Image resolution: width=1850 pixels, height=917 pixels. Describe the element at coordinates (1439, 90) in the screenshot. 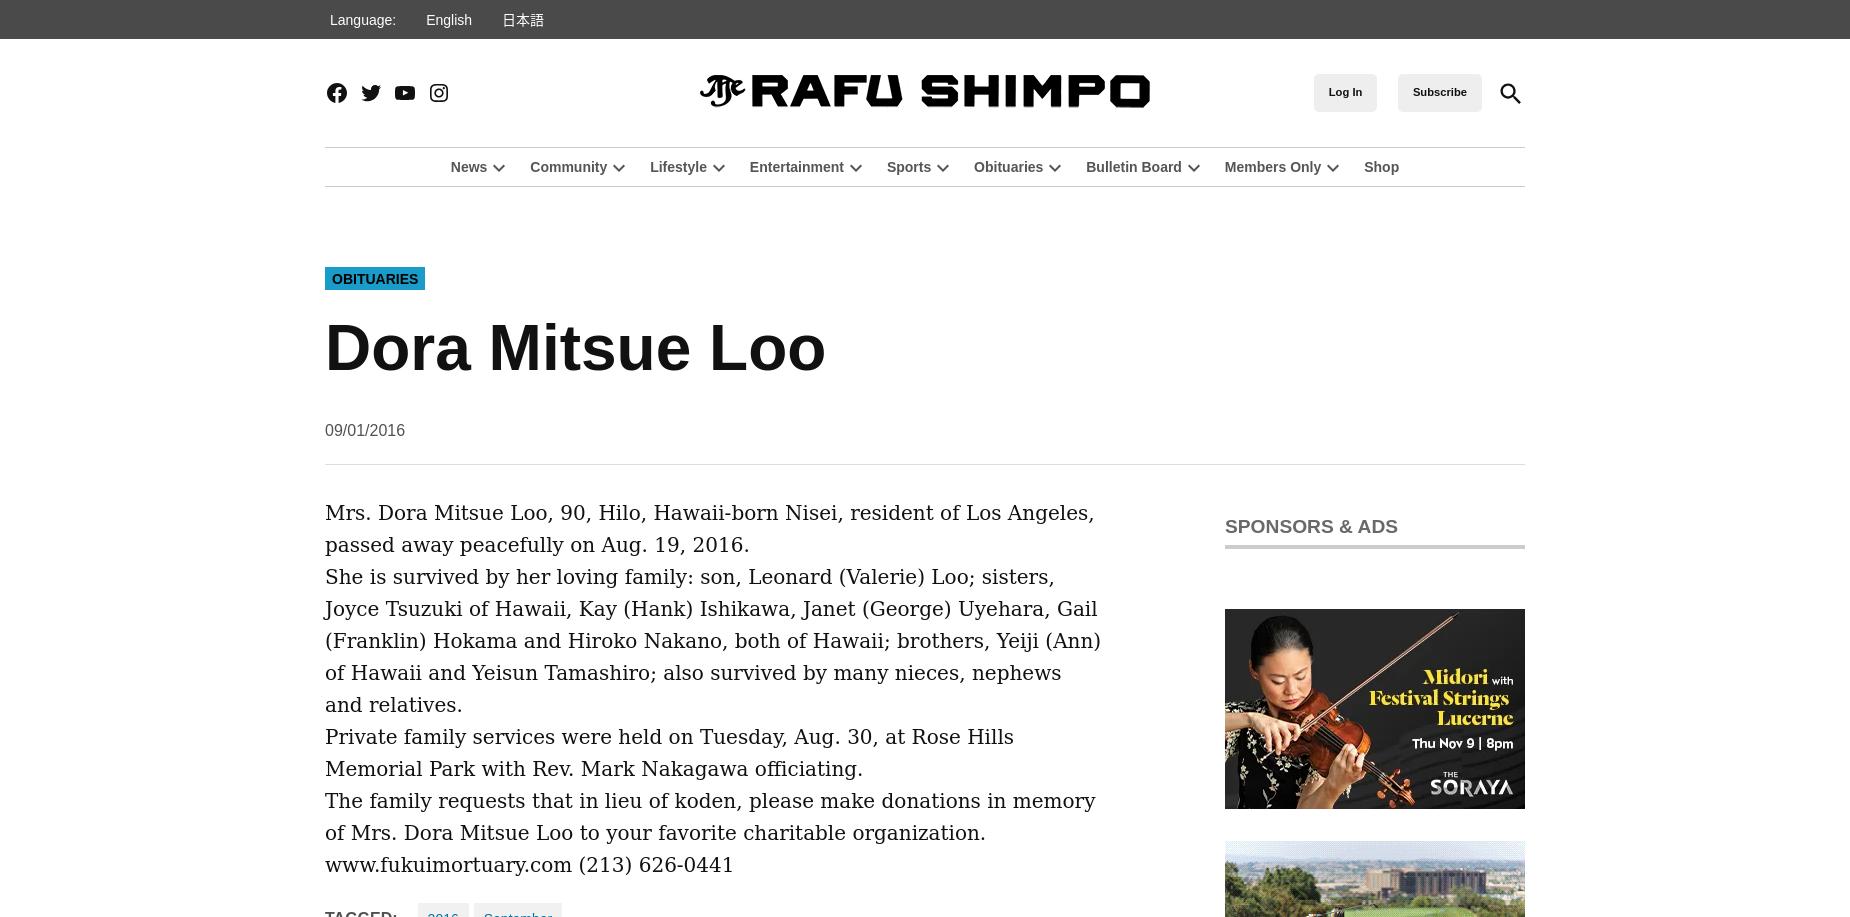

I see `'Subscribe'` at that location.